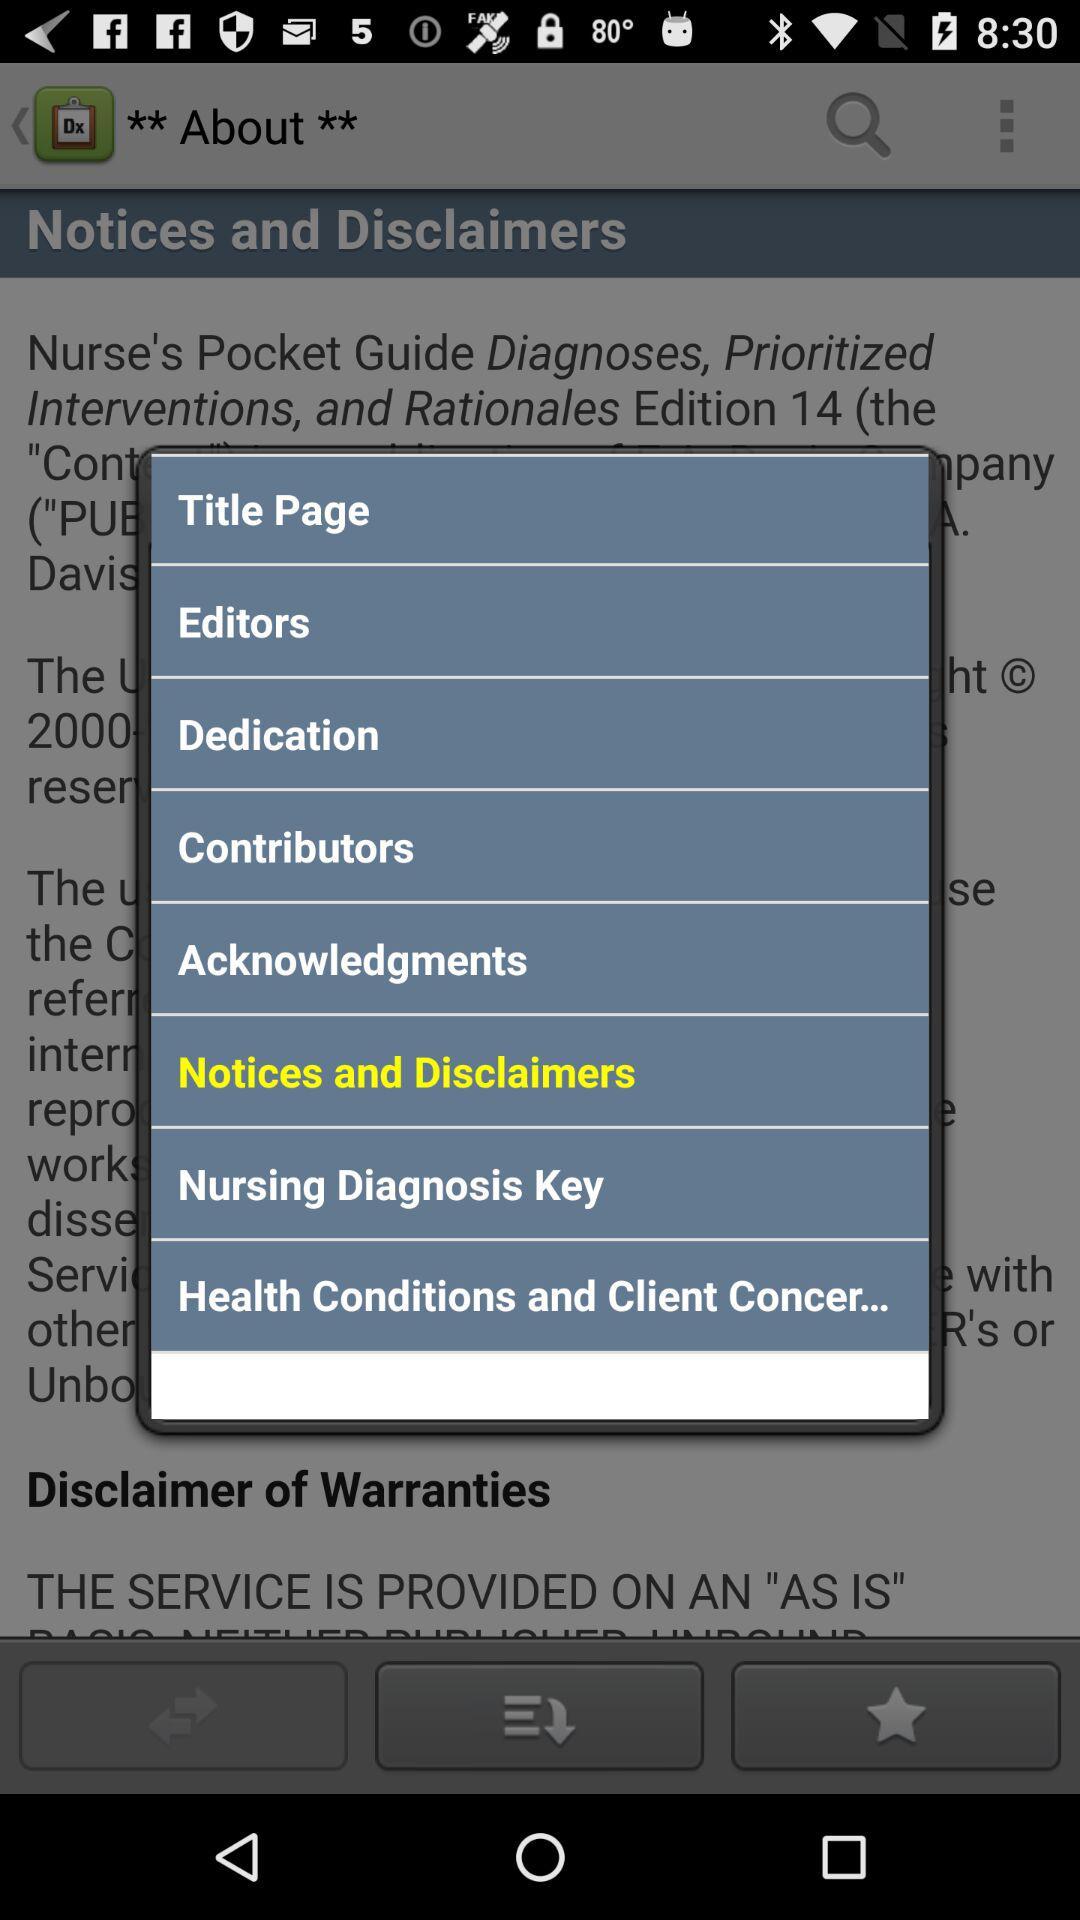  What do you see at coordinates (540, 619) in the screenshot?
I see `the editors icon` at bounding box center [540, 619].